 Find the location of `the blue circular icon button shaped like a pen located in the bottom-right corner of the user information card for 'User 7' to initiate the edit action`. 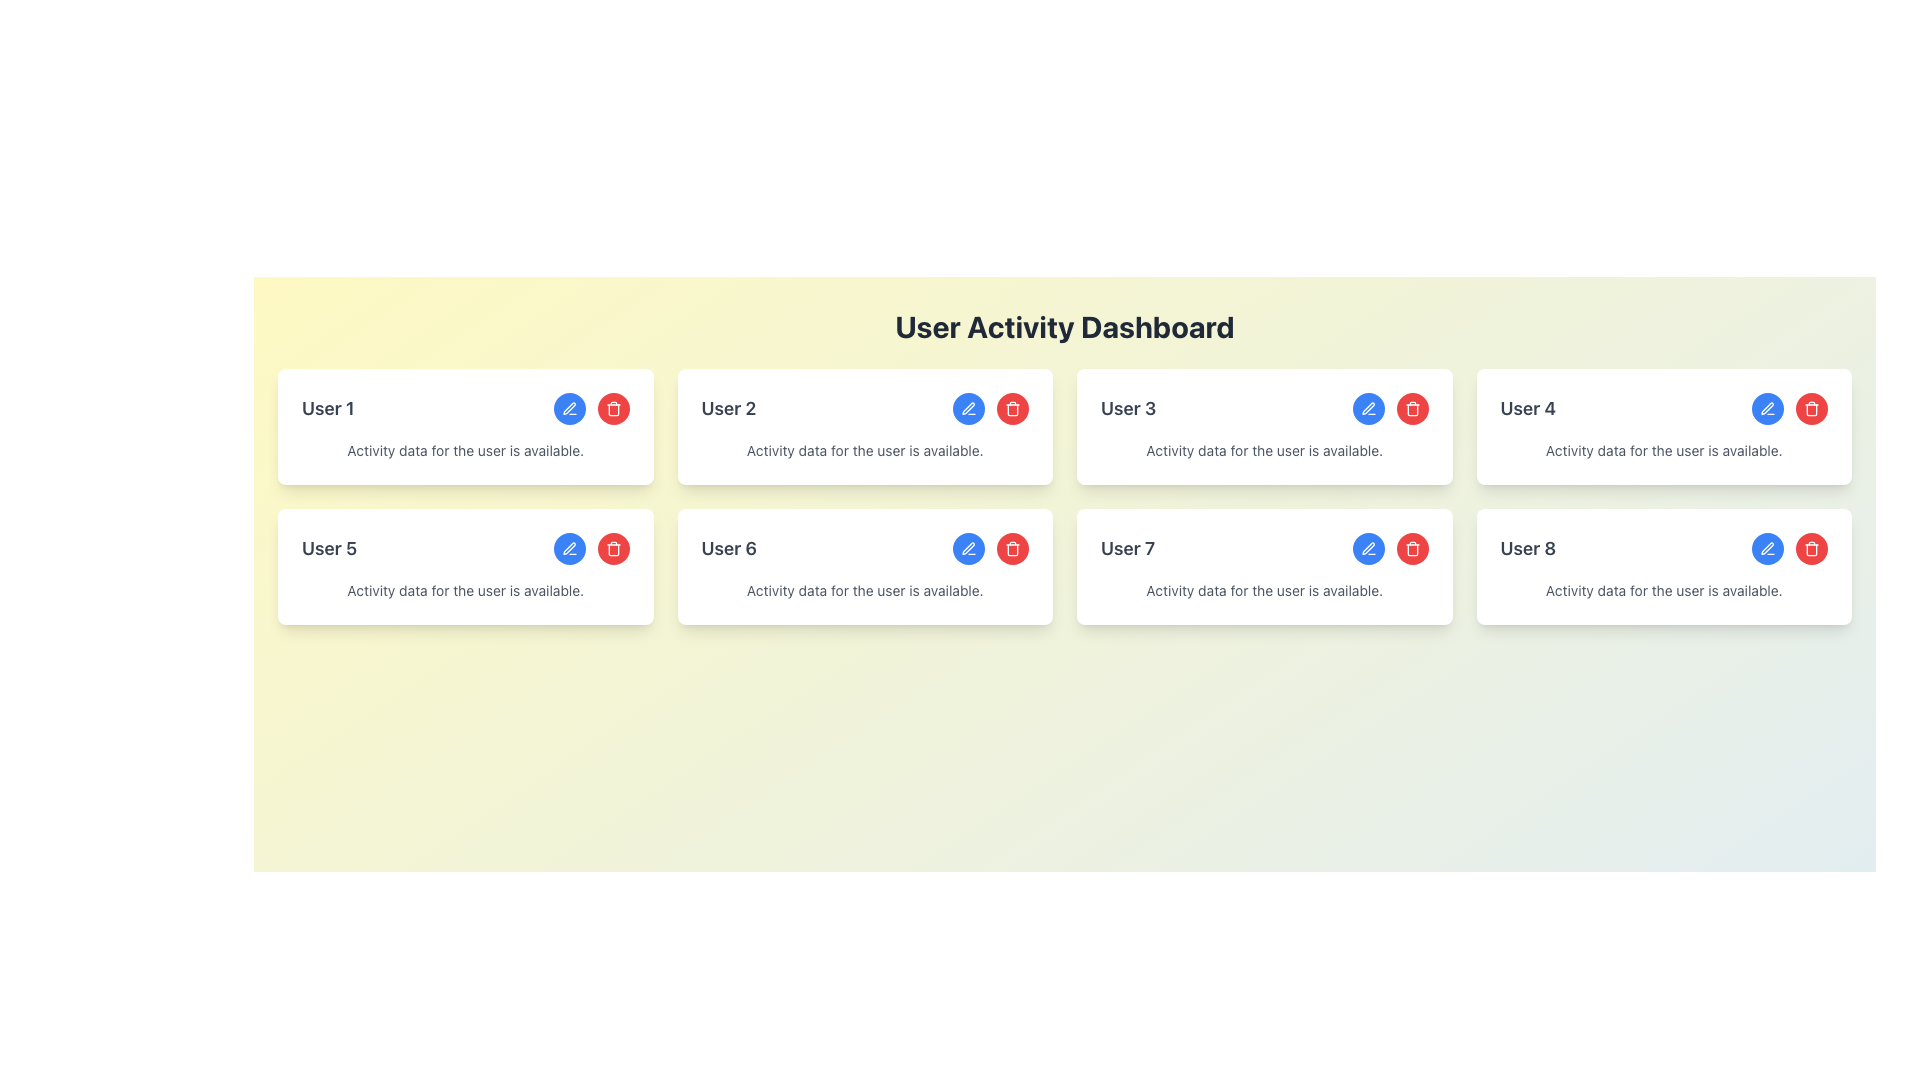

the blue circular icon button shaped like a pen located in the bottom-right corner of the user information card for 'User 7' to initiate the edit action is located at coordinates (1367, 548).